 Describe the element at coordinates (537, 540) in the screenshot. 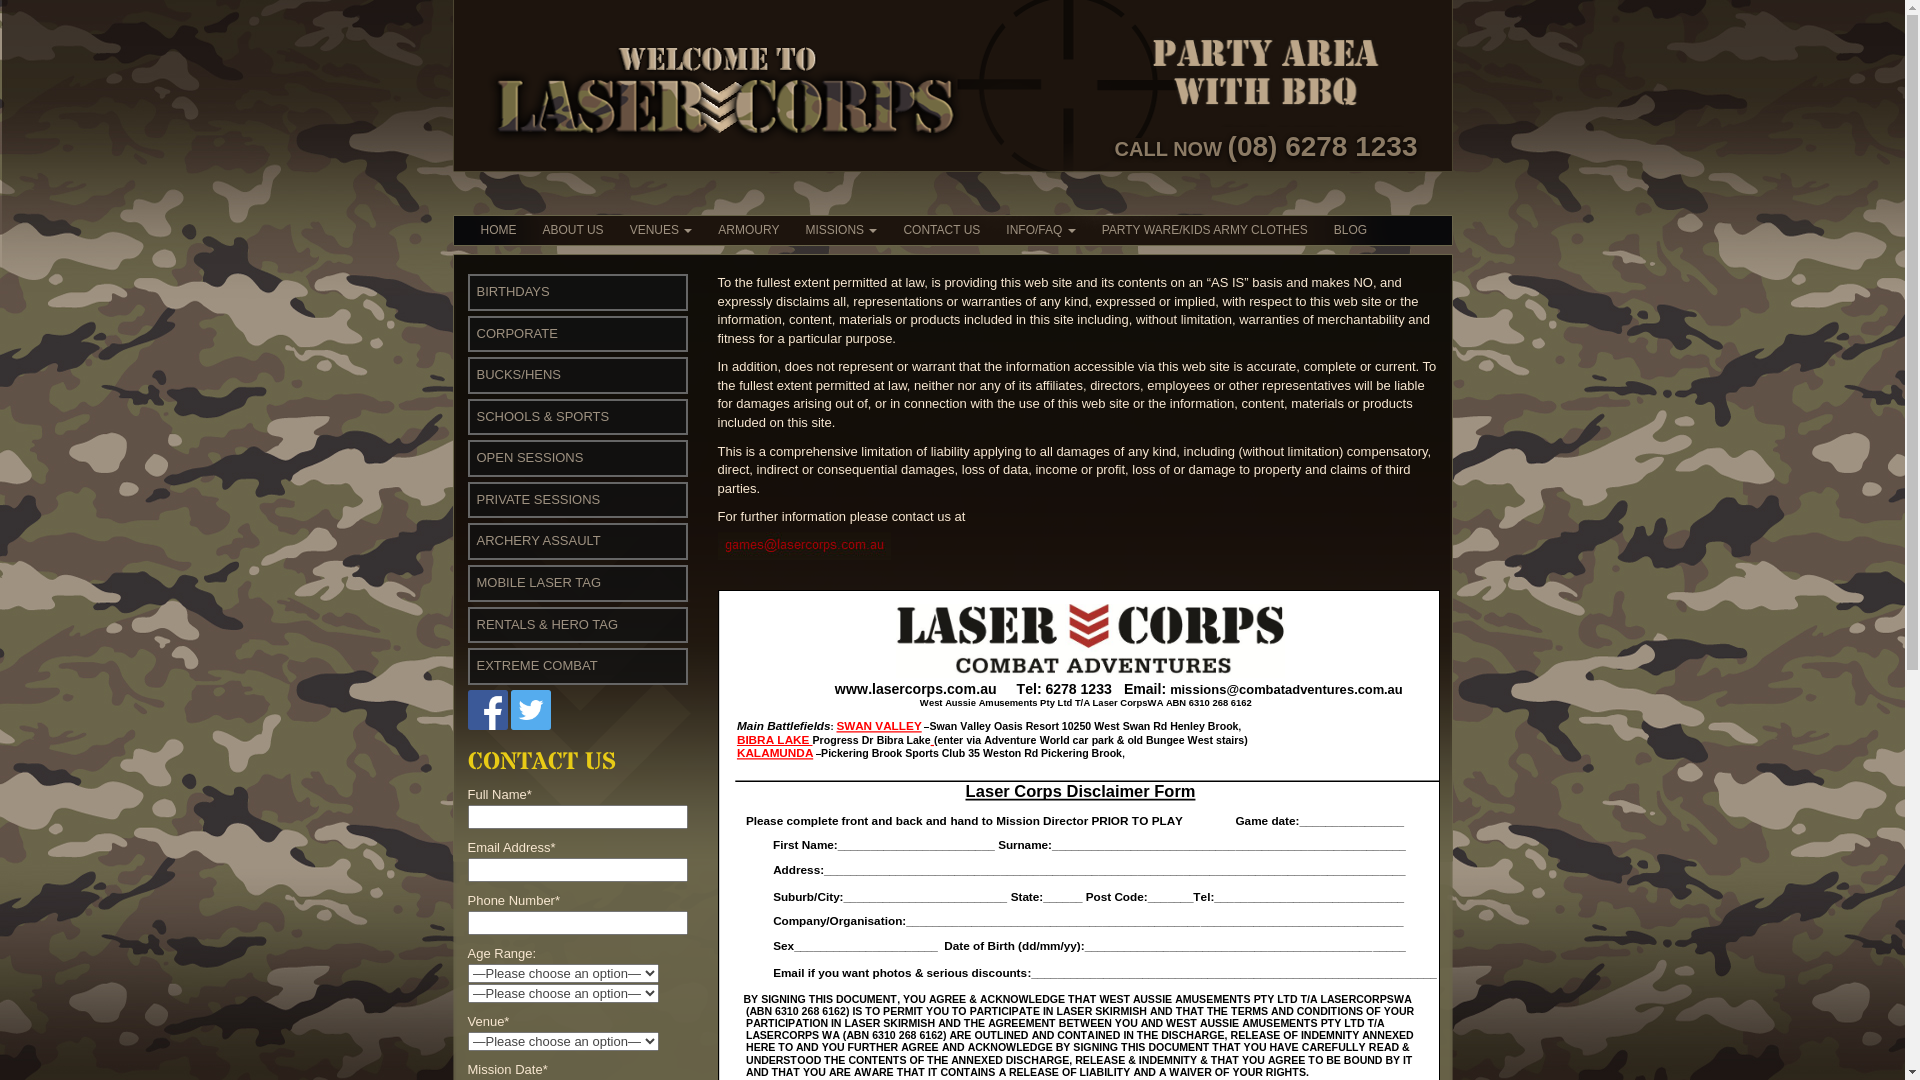

I see `'ARCHERY ASSAULT'` at that location.